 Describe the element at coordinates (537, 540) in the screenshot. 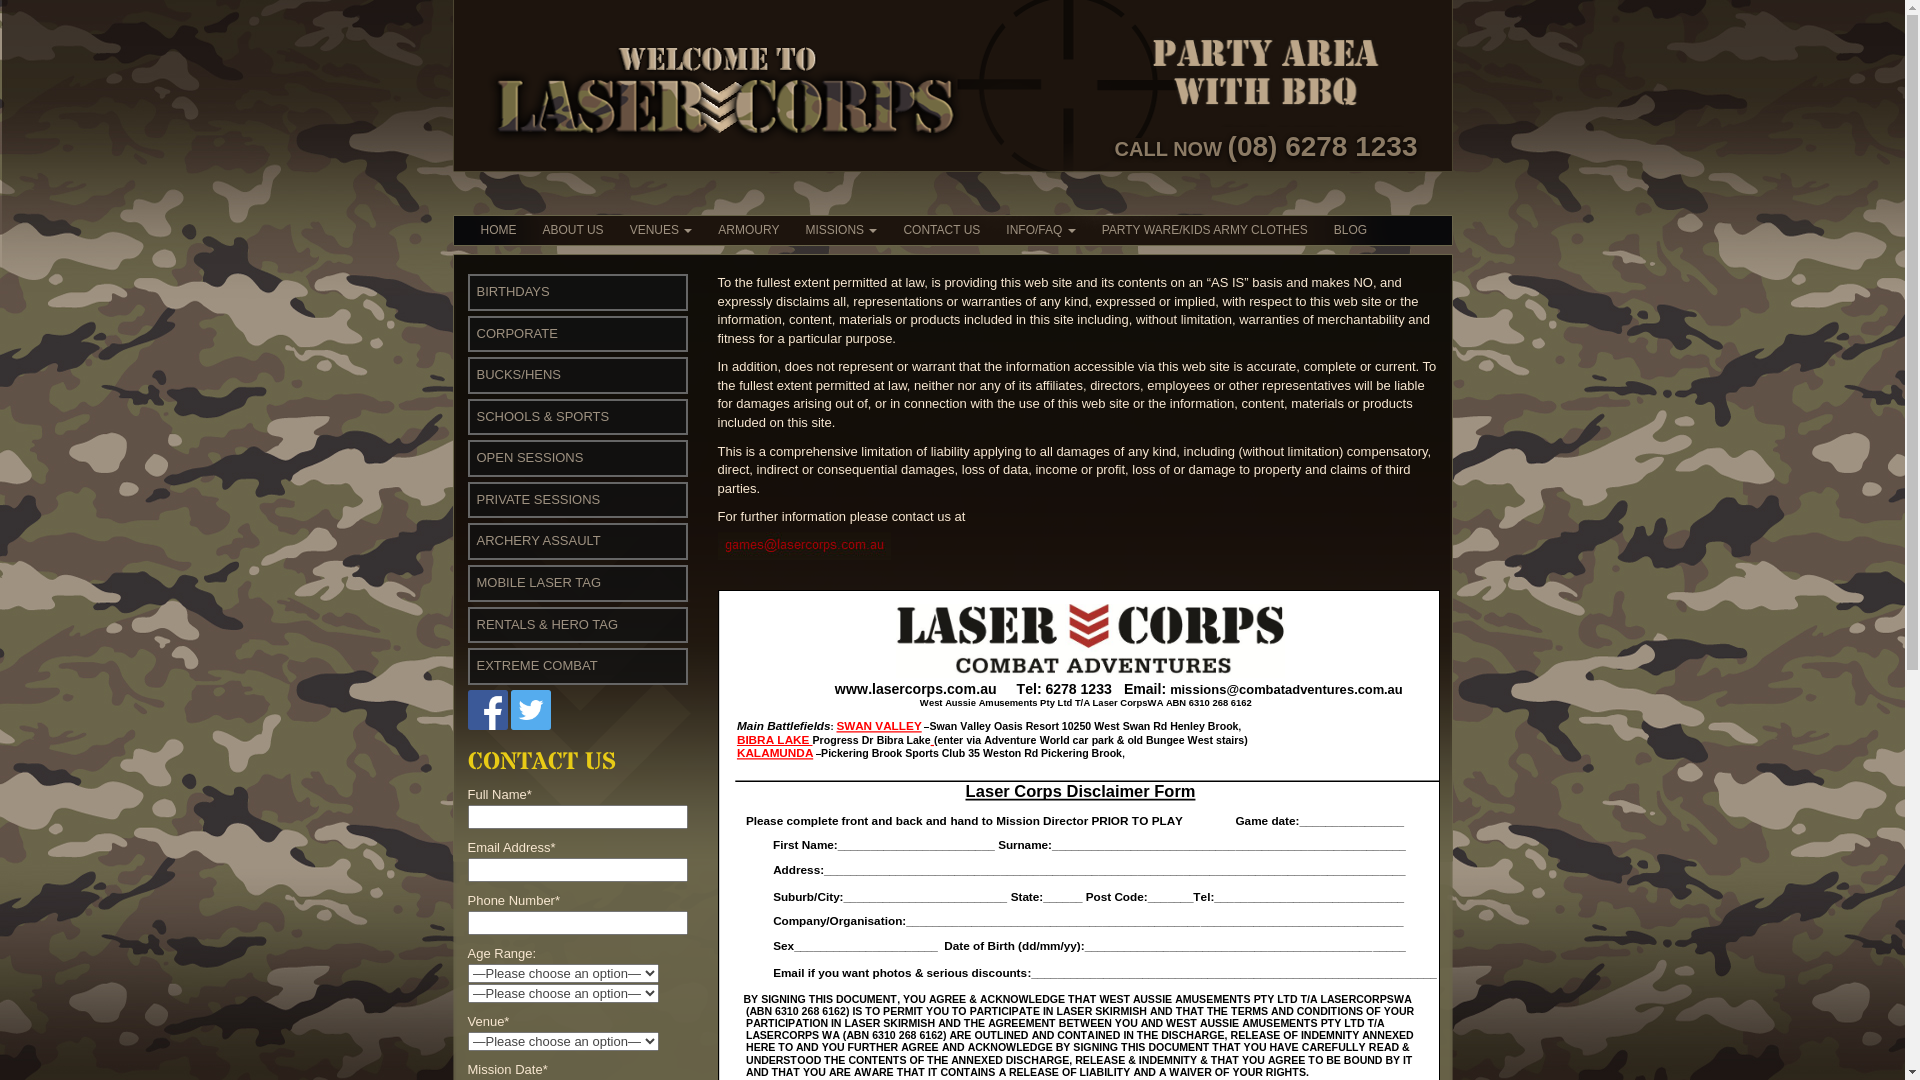

I see `'ARCHERY ASSAULT'` at that location.